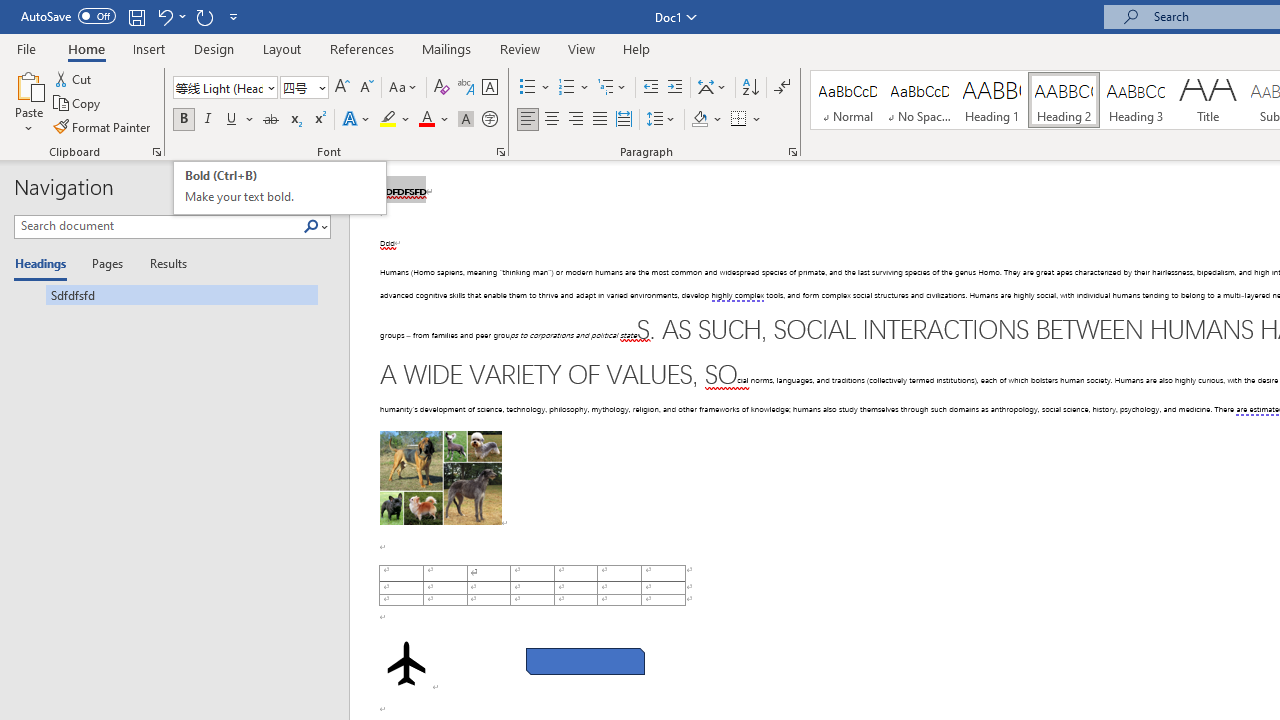 The image size is (1280, 720). I want to click on 'Strikethrough', so click(269, 119).